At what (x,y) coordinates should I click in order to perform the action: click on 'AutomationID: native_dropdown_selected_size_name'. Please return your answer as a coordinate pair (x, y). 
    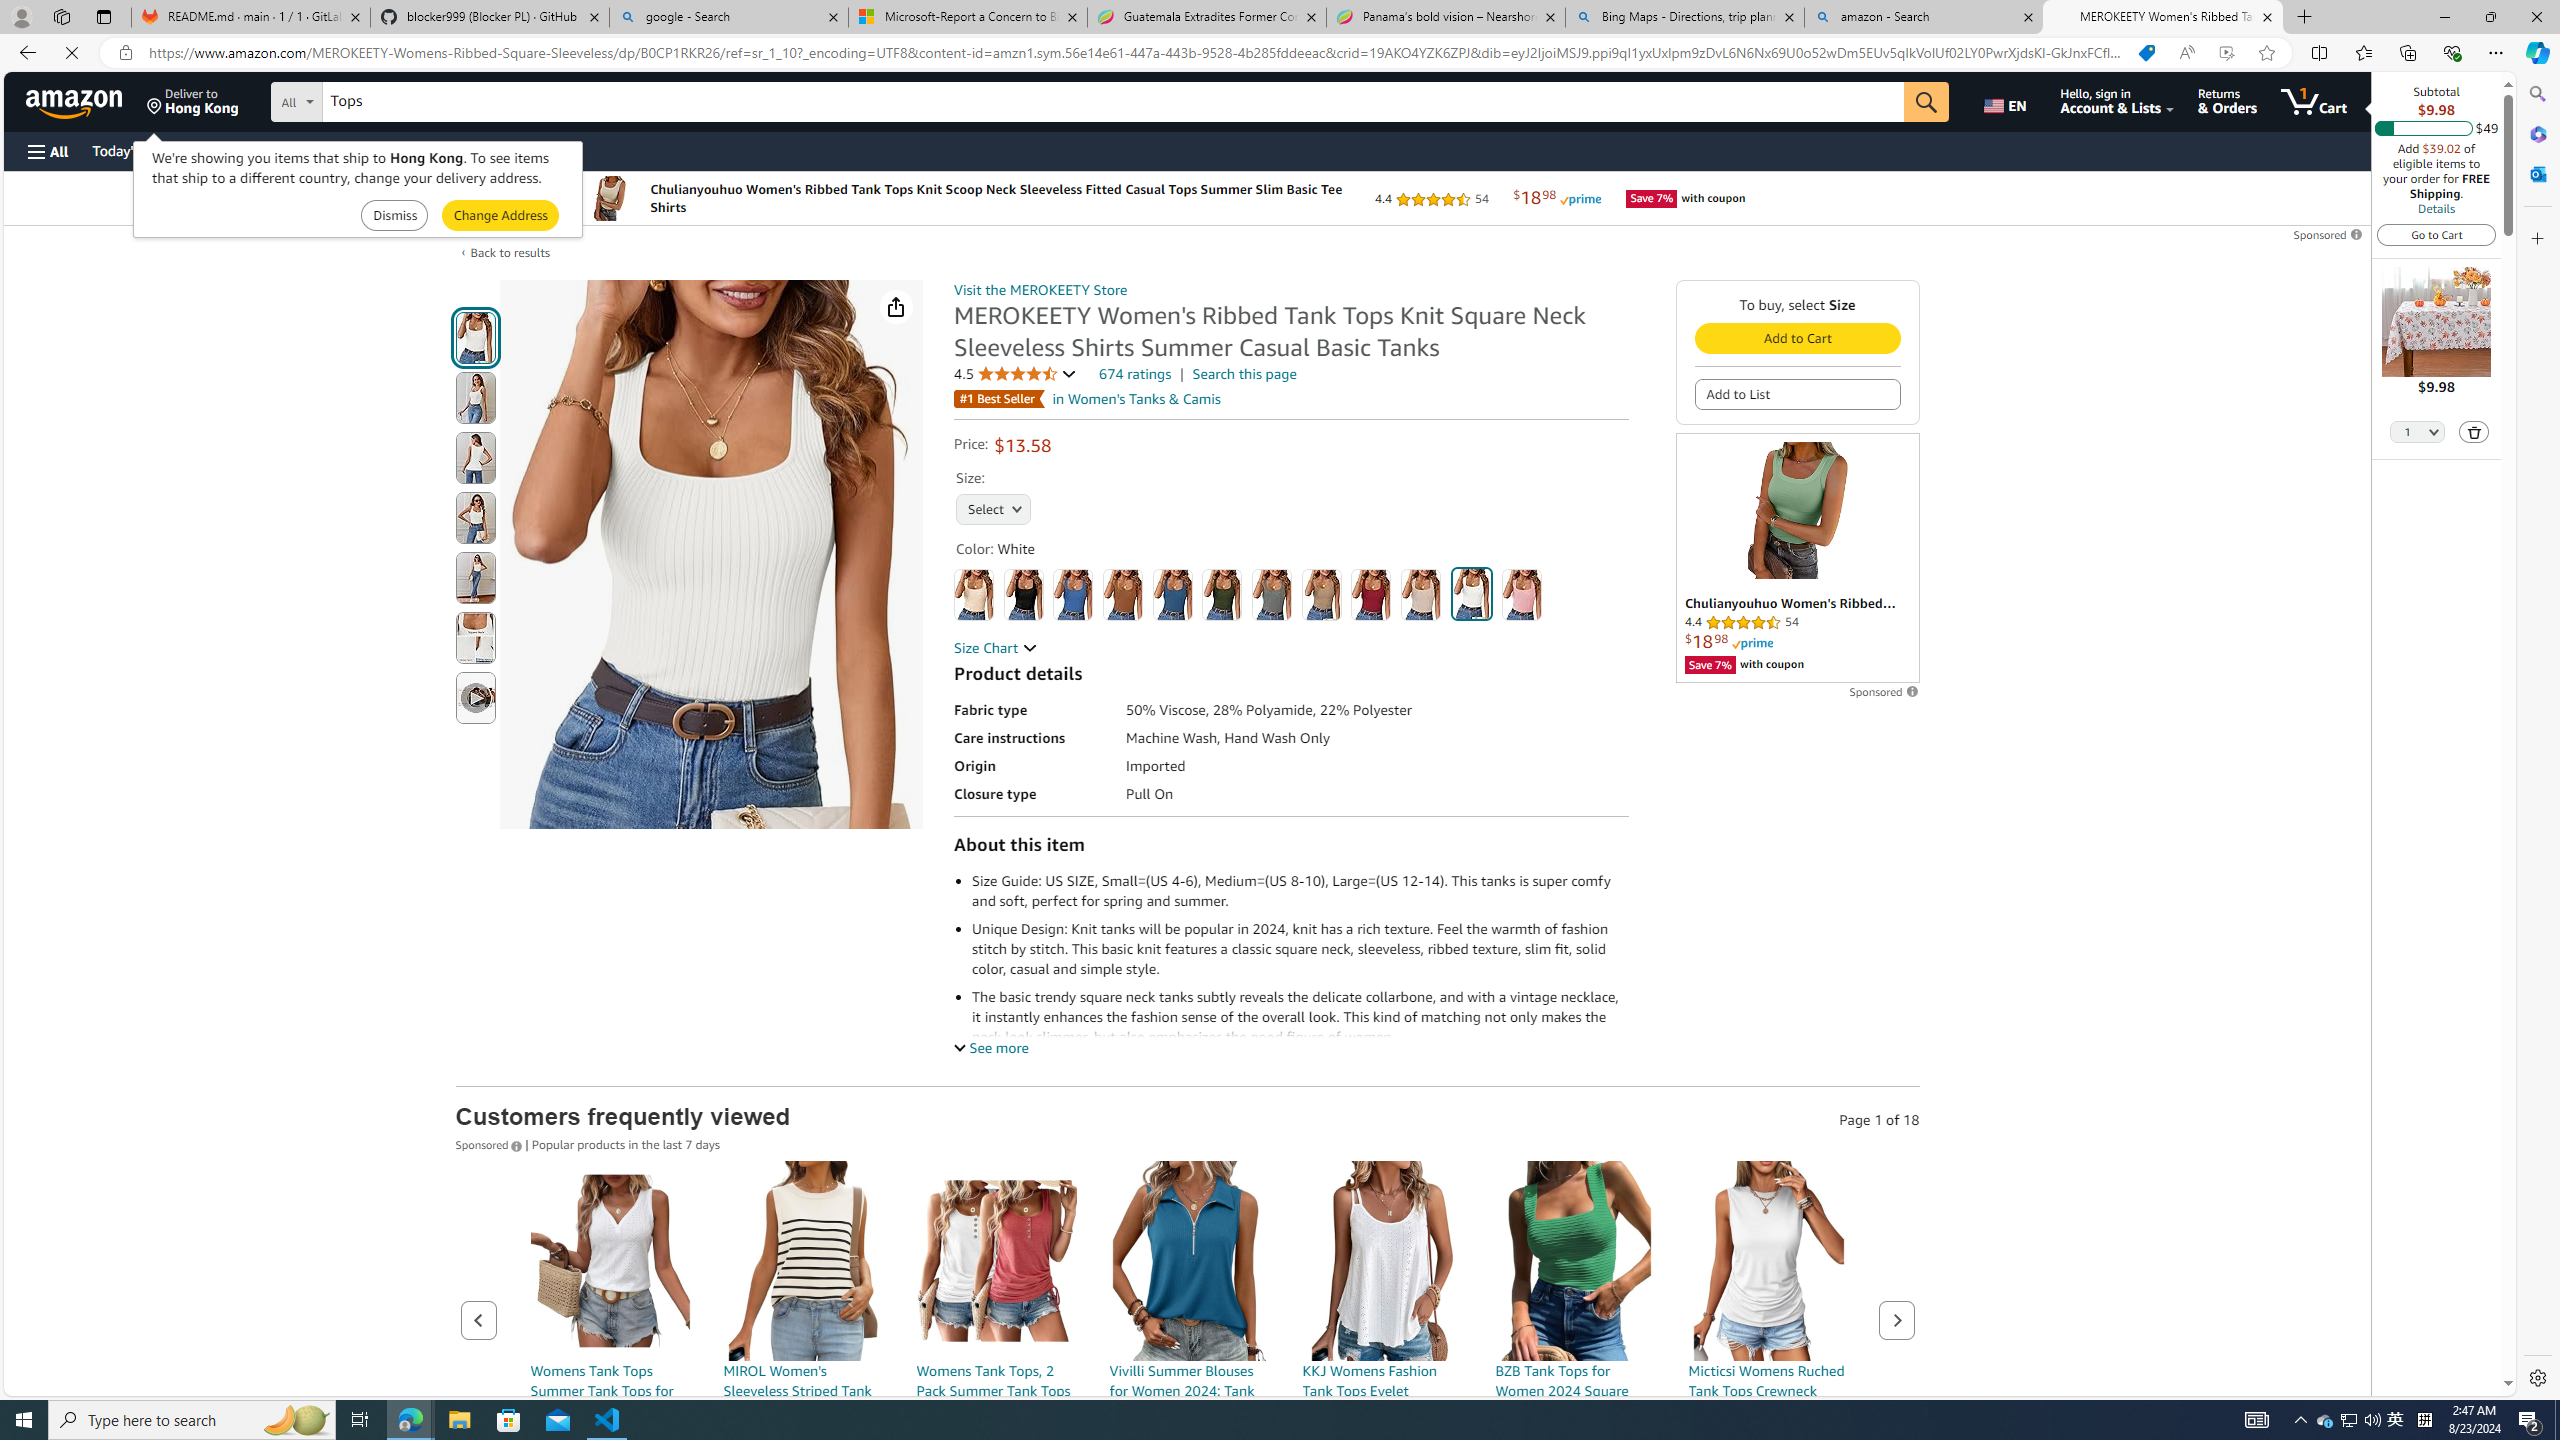
    Looking at the image, I should click on (992, 506).